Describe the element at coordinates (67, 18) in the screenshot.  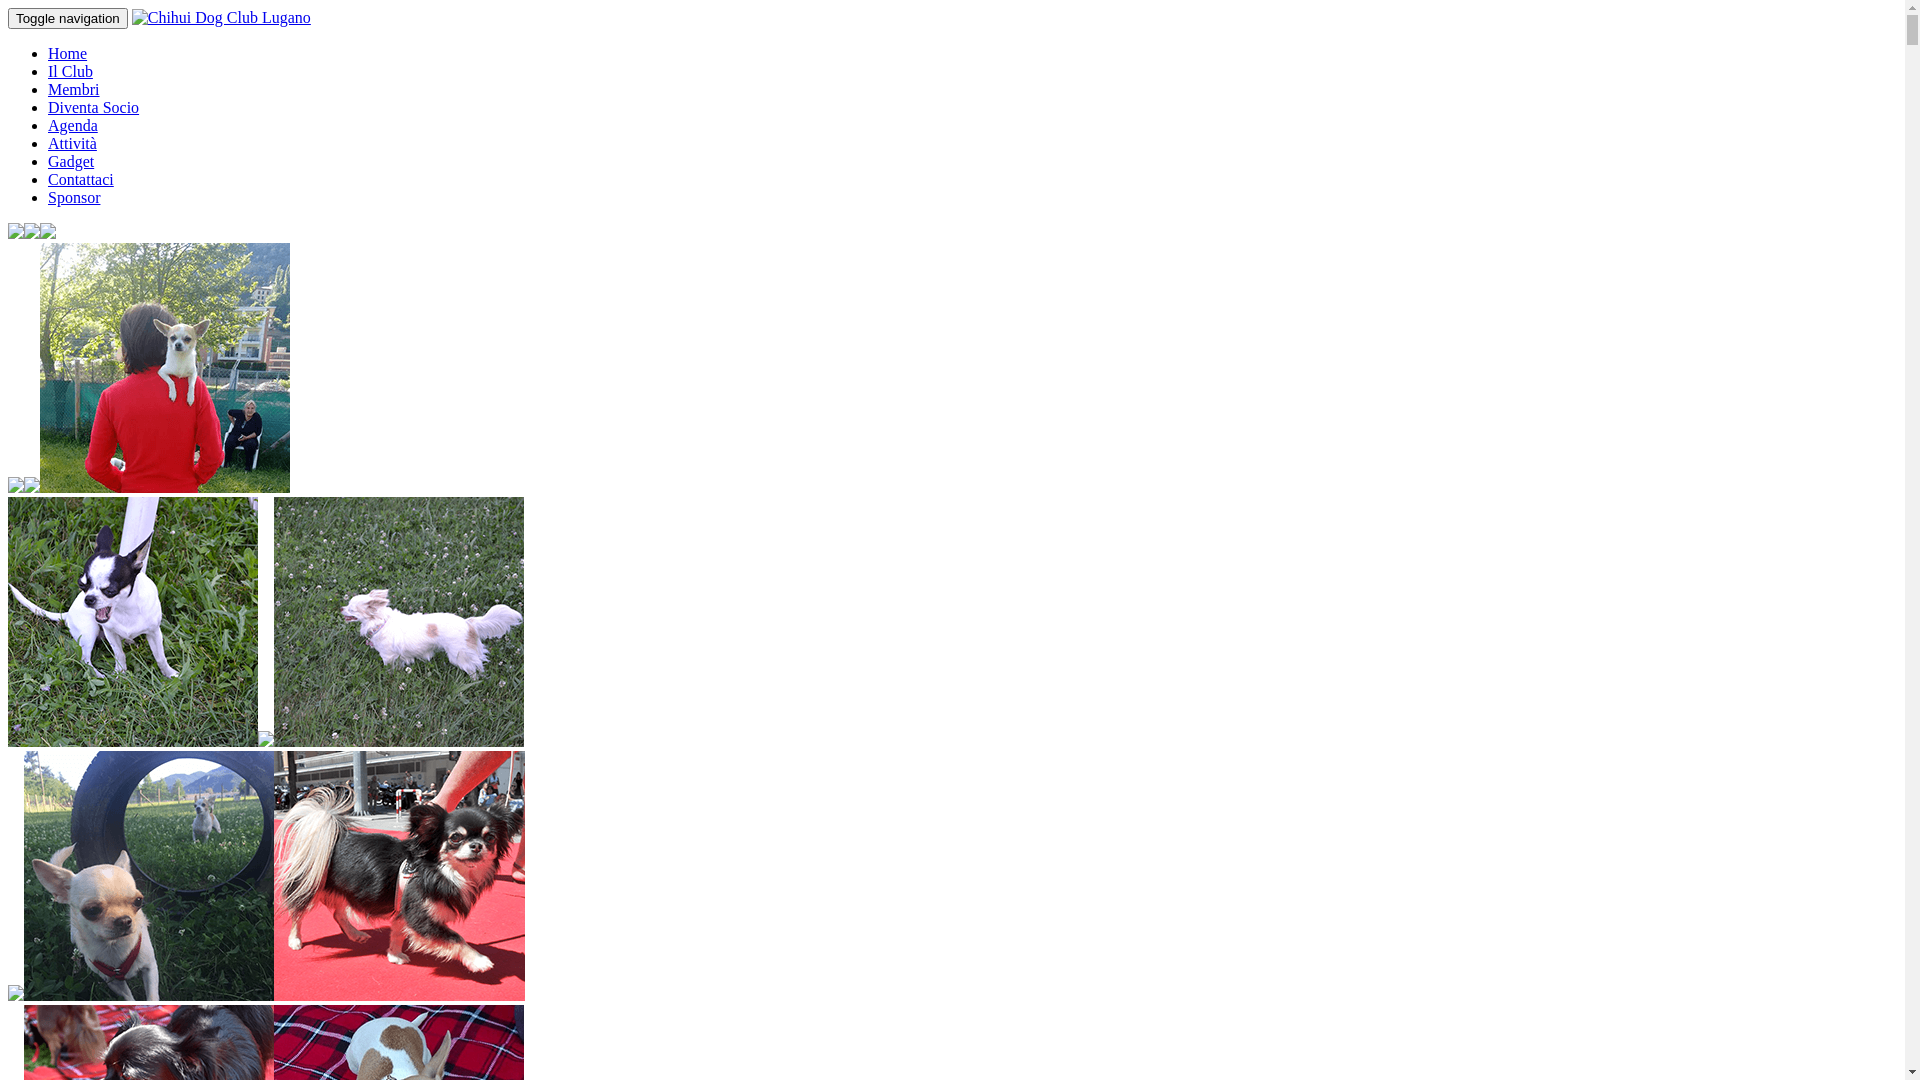
I see `'Toggle navigation'` at that location.